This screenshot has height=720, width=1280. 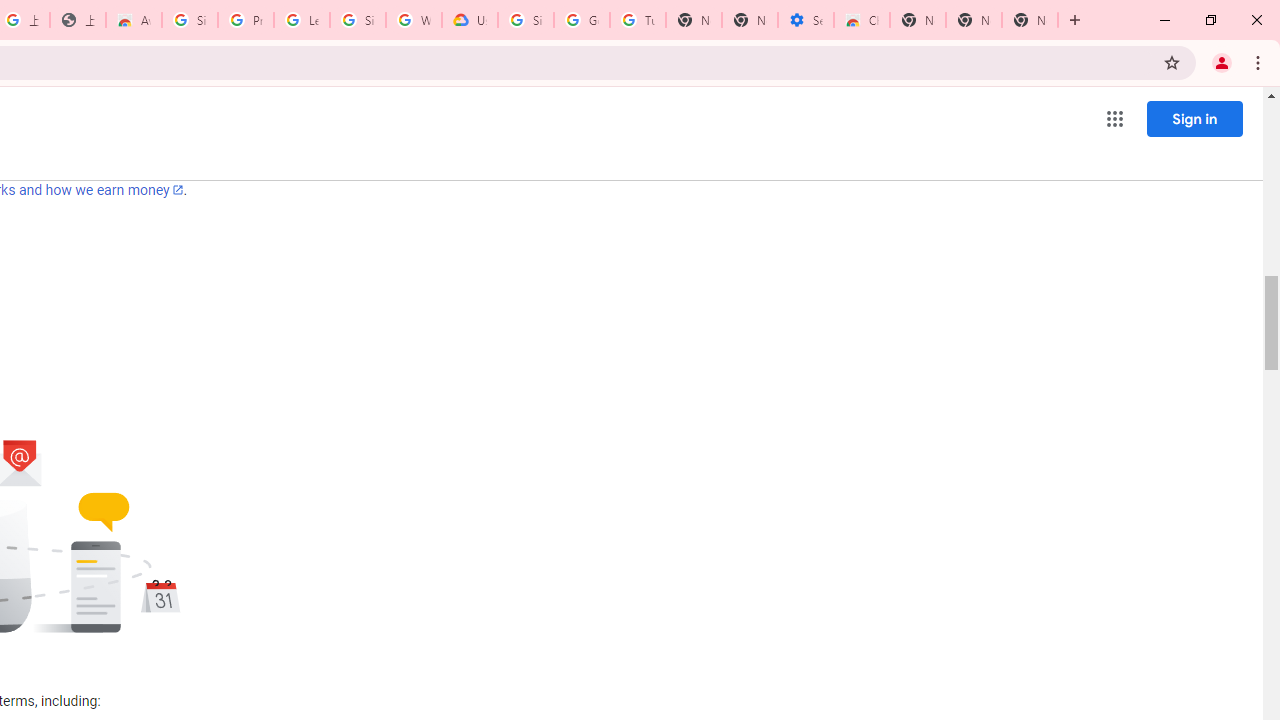 What do you see at coordinates (1165, 20) in the screenshot?
I see `'Minimize'` at bounding box center [1165, 20].